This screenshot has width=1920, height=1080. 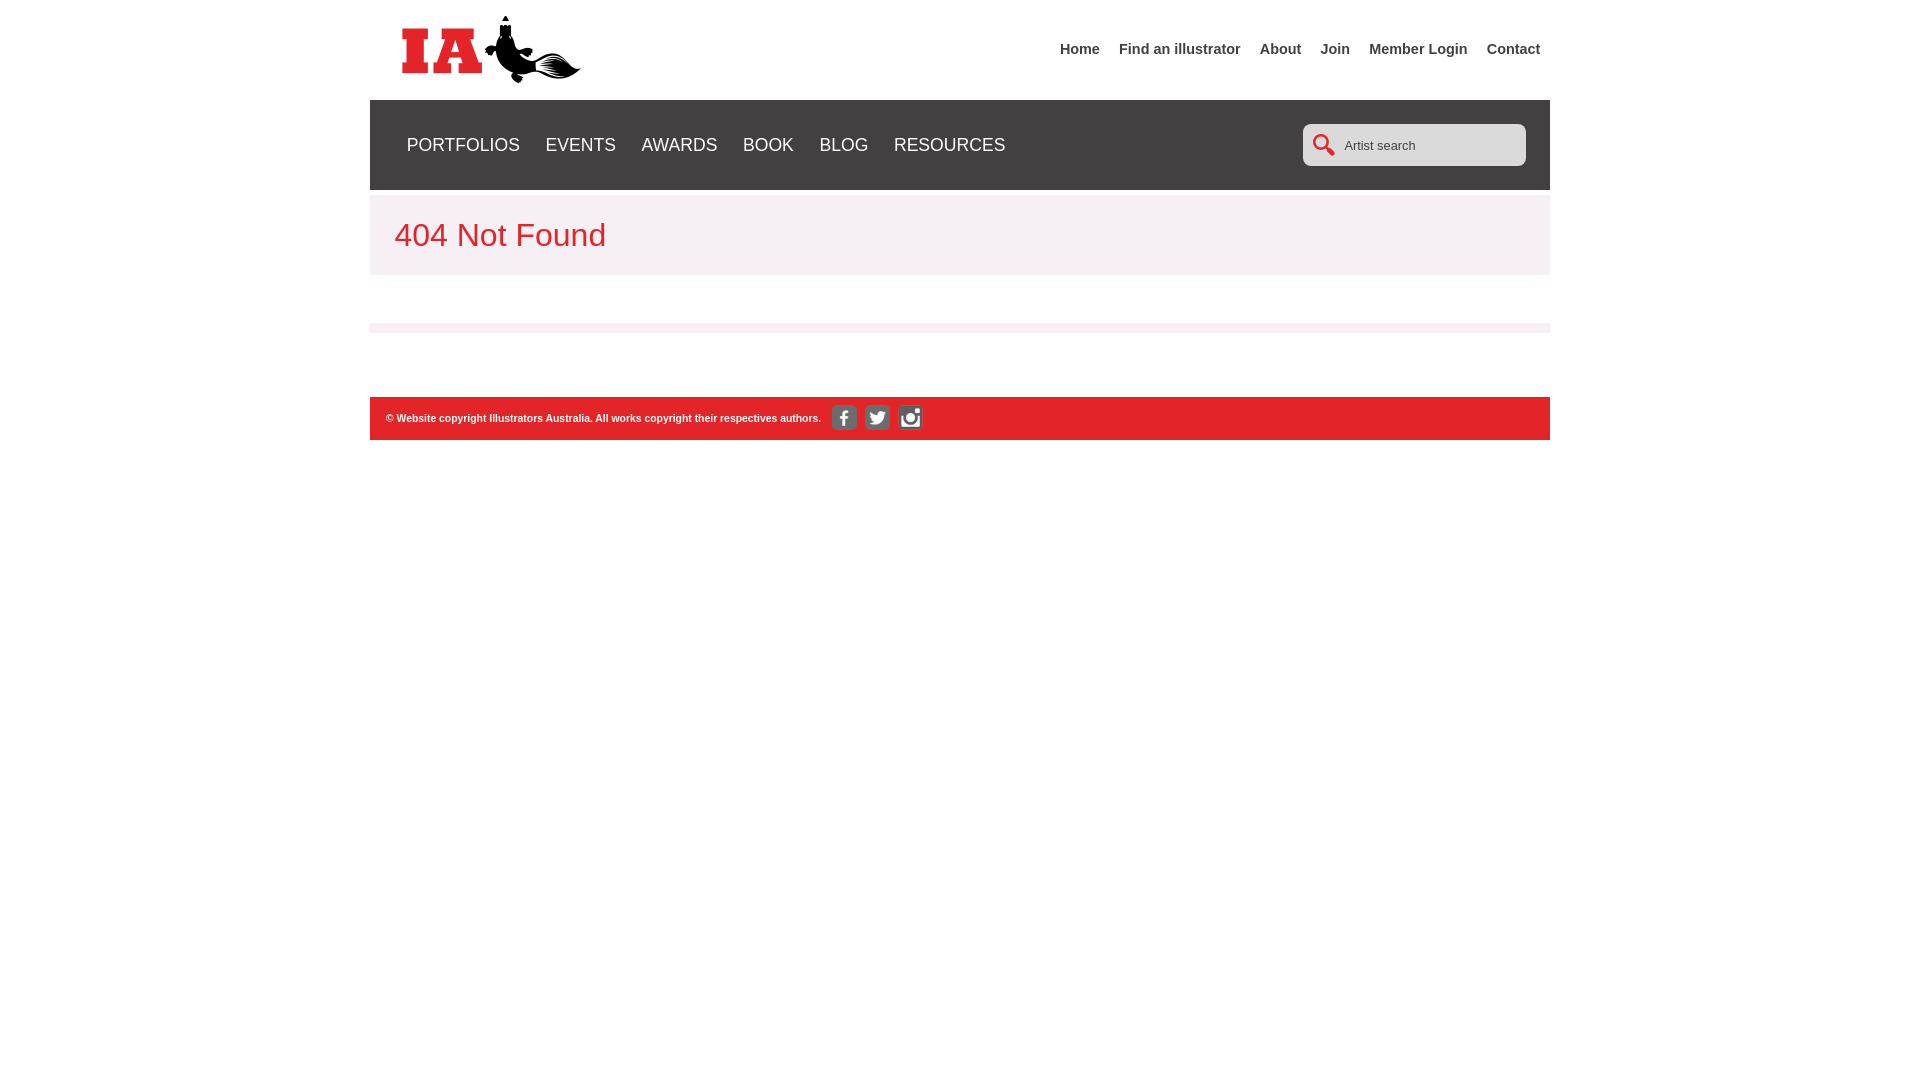 What do you see at coordinates (579, 144) in the screenshot?
I see `'EVENTS'` at bounding box center [579, 144].